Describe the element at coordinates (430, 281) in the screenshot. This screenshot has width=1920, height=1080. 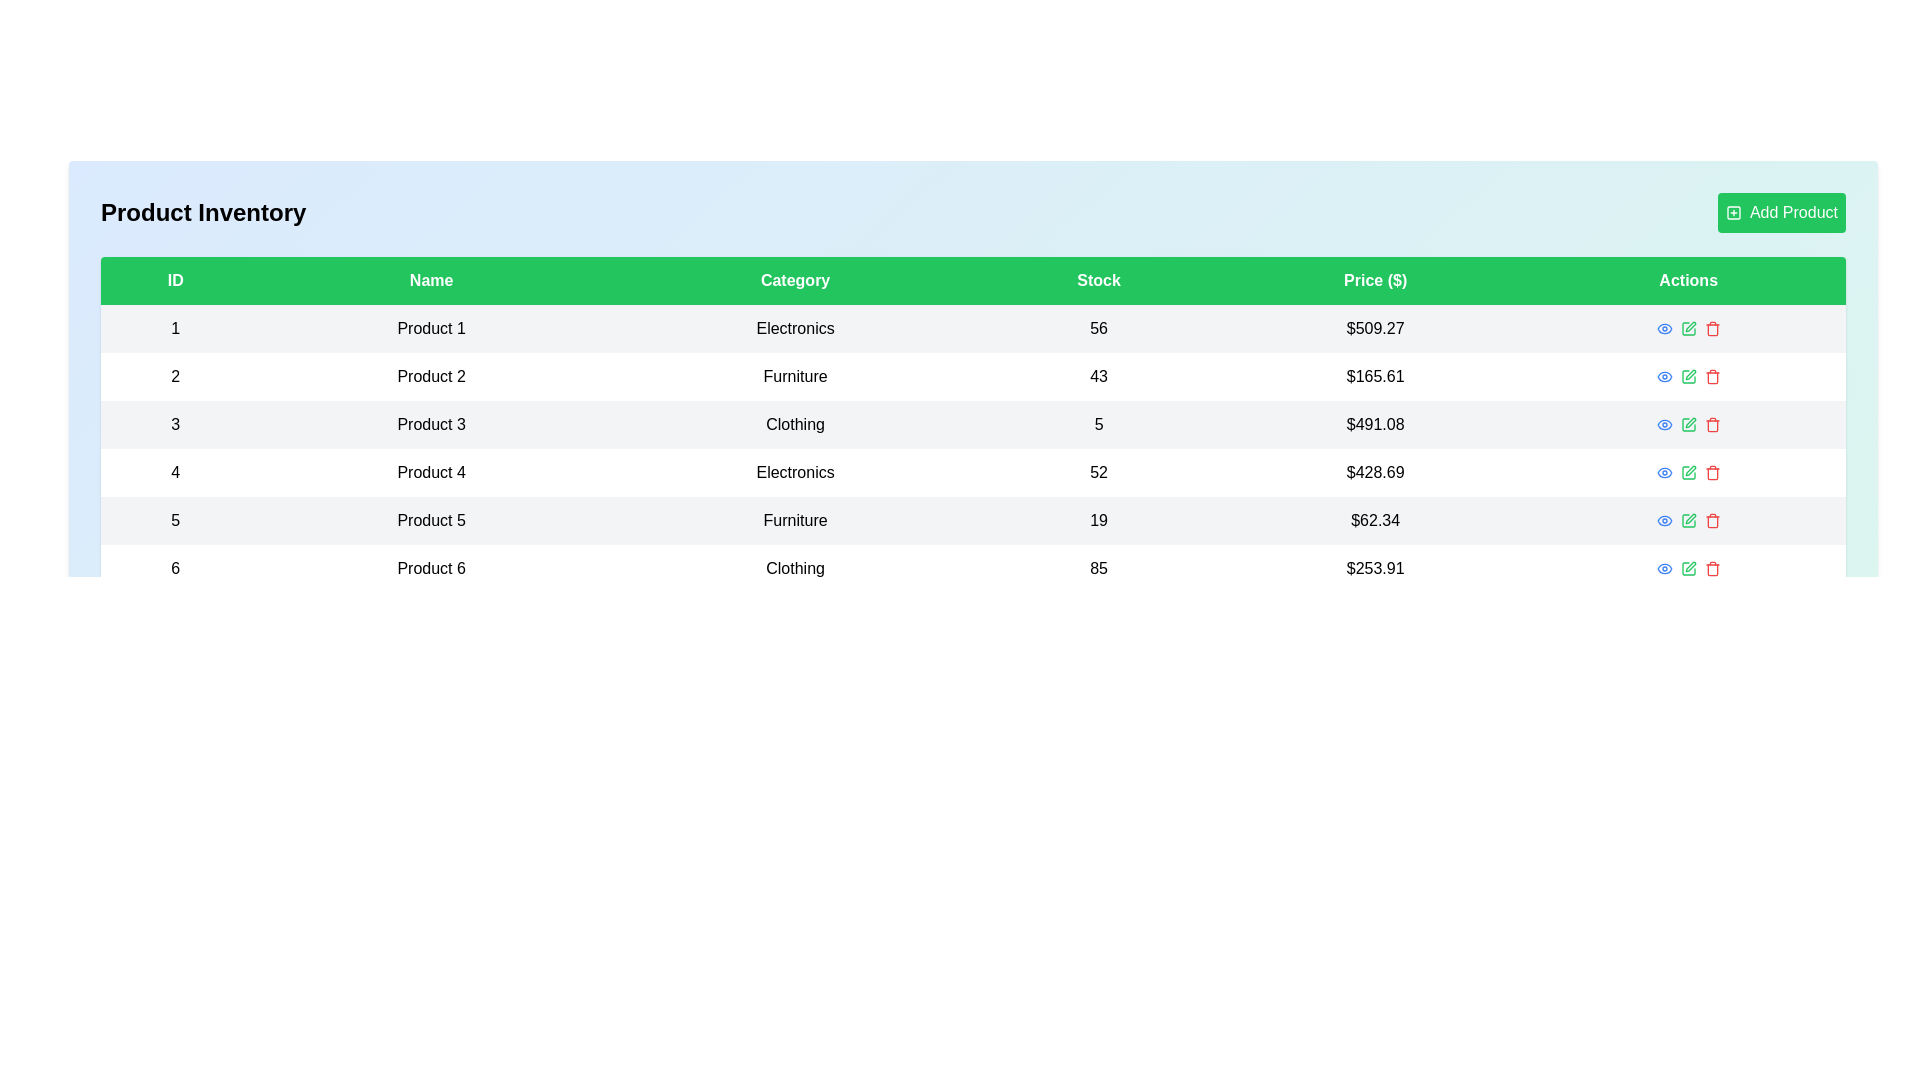
I see `the column header to sort the table by Name` at that location.